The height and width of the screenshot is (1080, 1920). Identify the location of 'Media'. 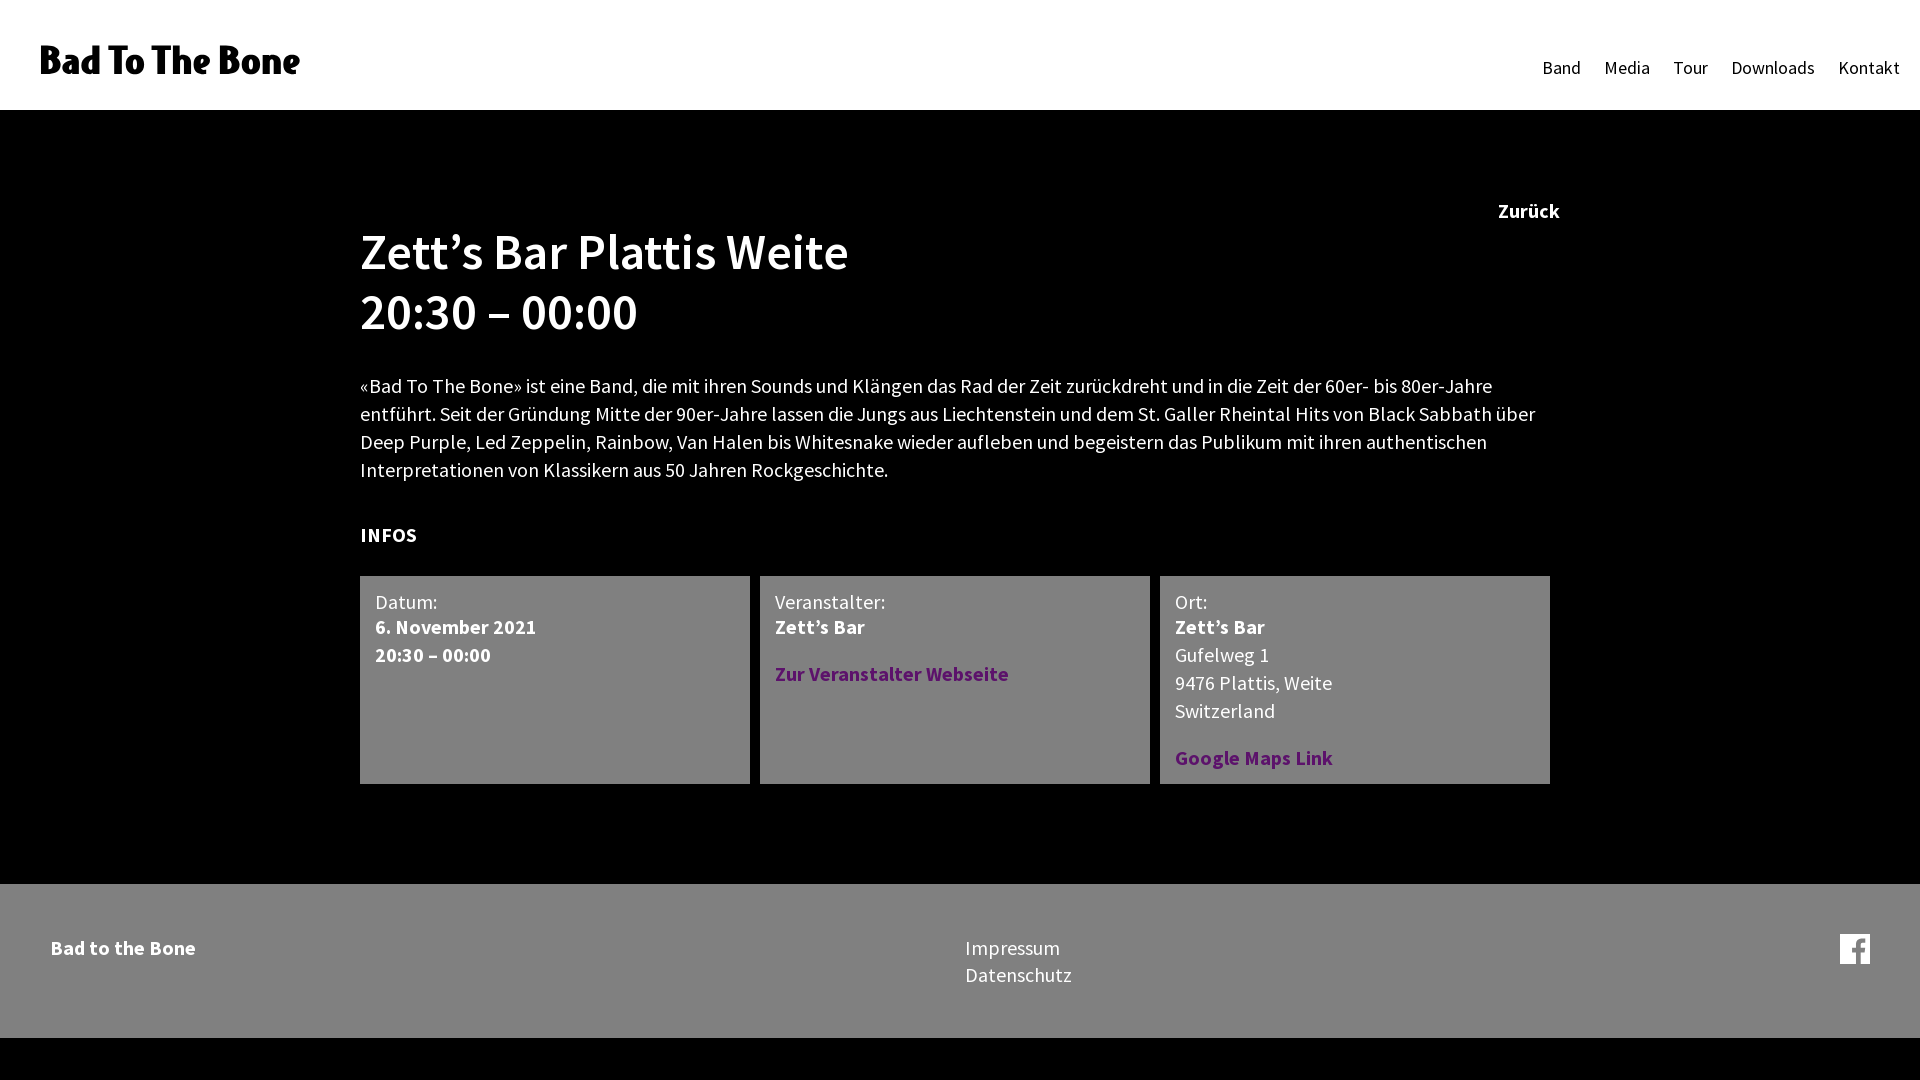
(1627, 67).